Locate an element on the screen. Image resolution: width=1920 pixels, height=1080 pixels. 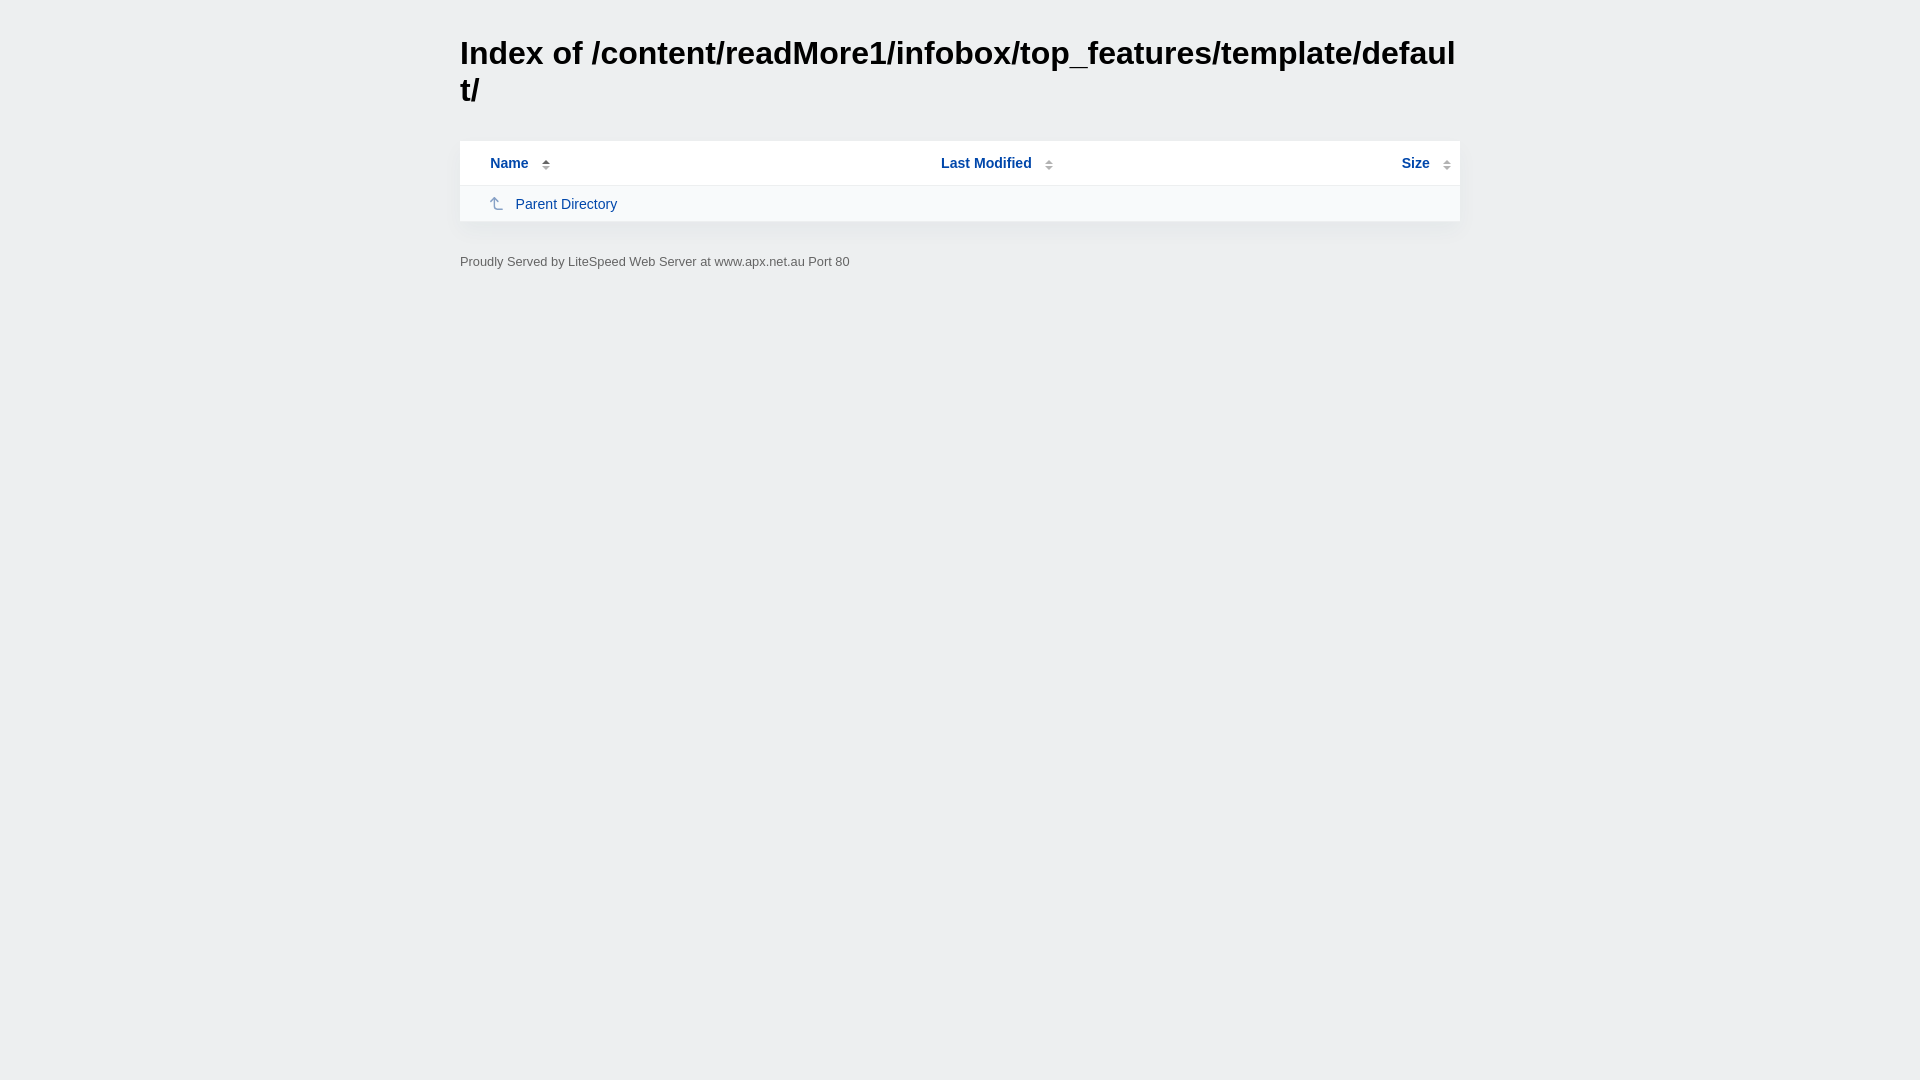
'Size' is located at coordinates (1425, 161).